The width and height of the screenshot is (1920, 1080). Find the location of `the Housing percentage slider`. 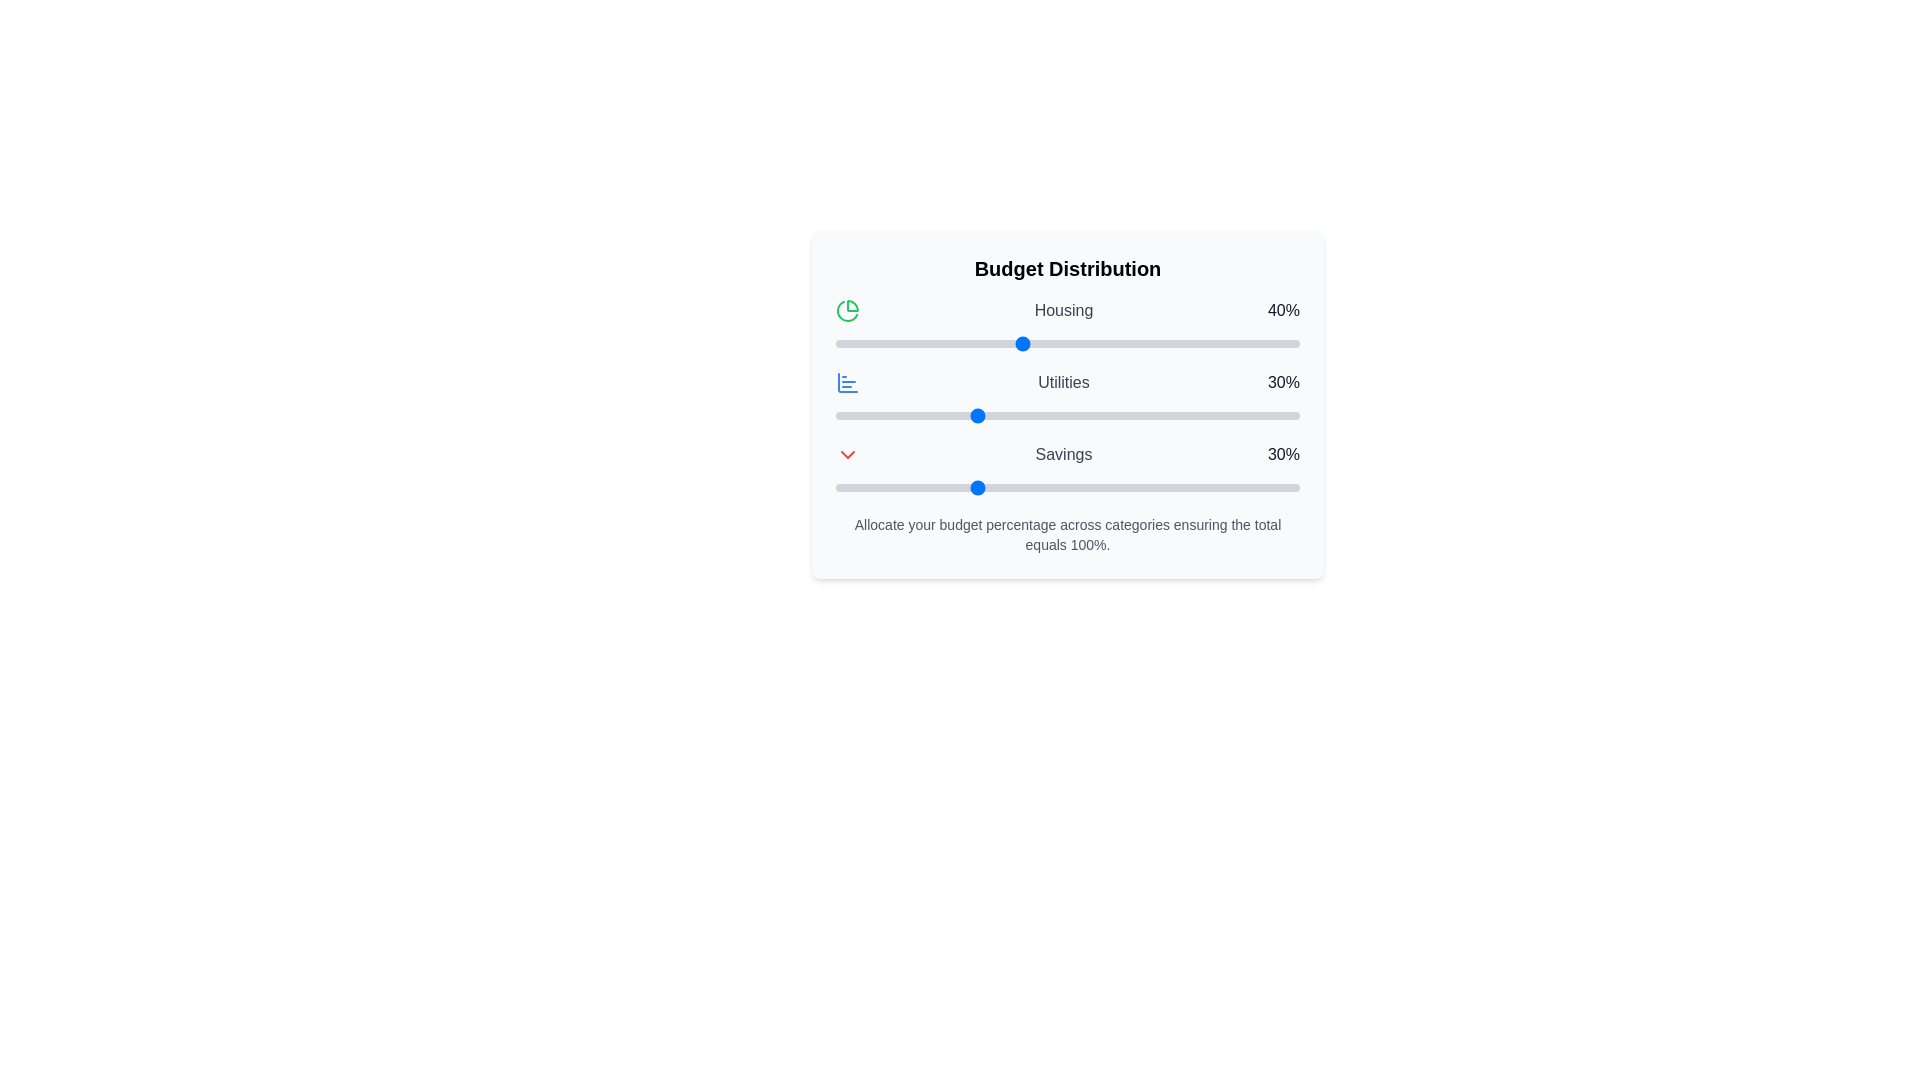

the Housing percentage slider is located at coordinates (1026, 342).